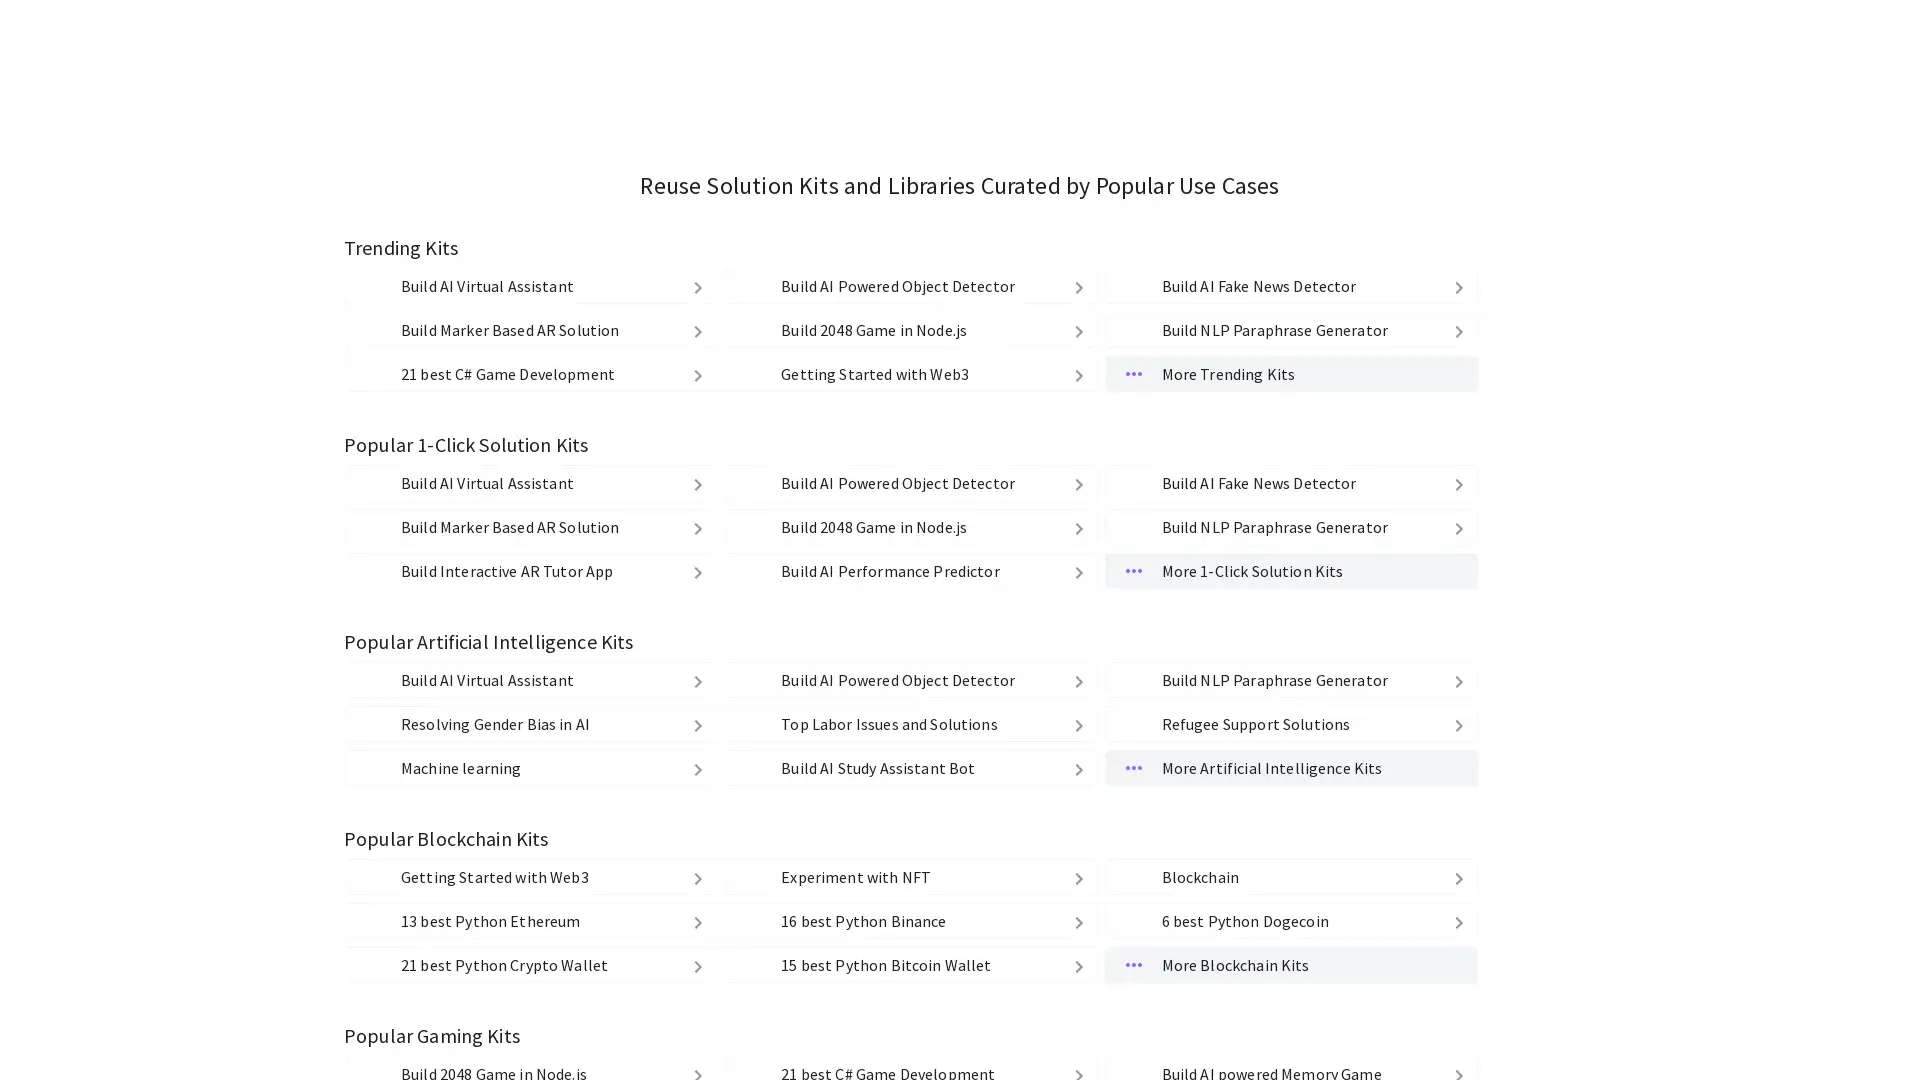 This screenshot has width=1920, height=1080. I want to click on delete, so click(1458, 986).